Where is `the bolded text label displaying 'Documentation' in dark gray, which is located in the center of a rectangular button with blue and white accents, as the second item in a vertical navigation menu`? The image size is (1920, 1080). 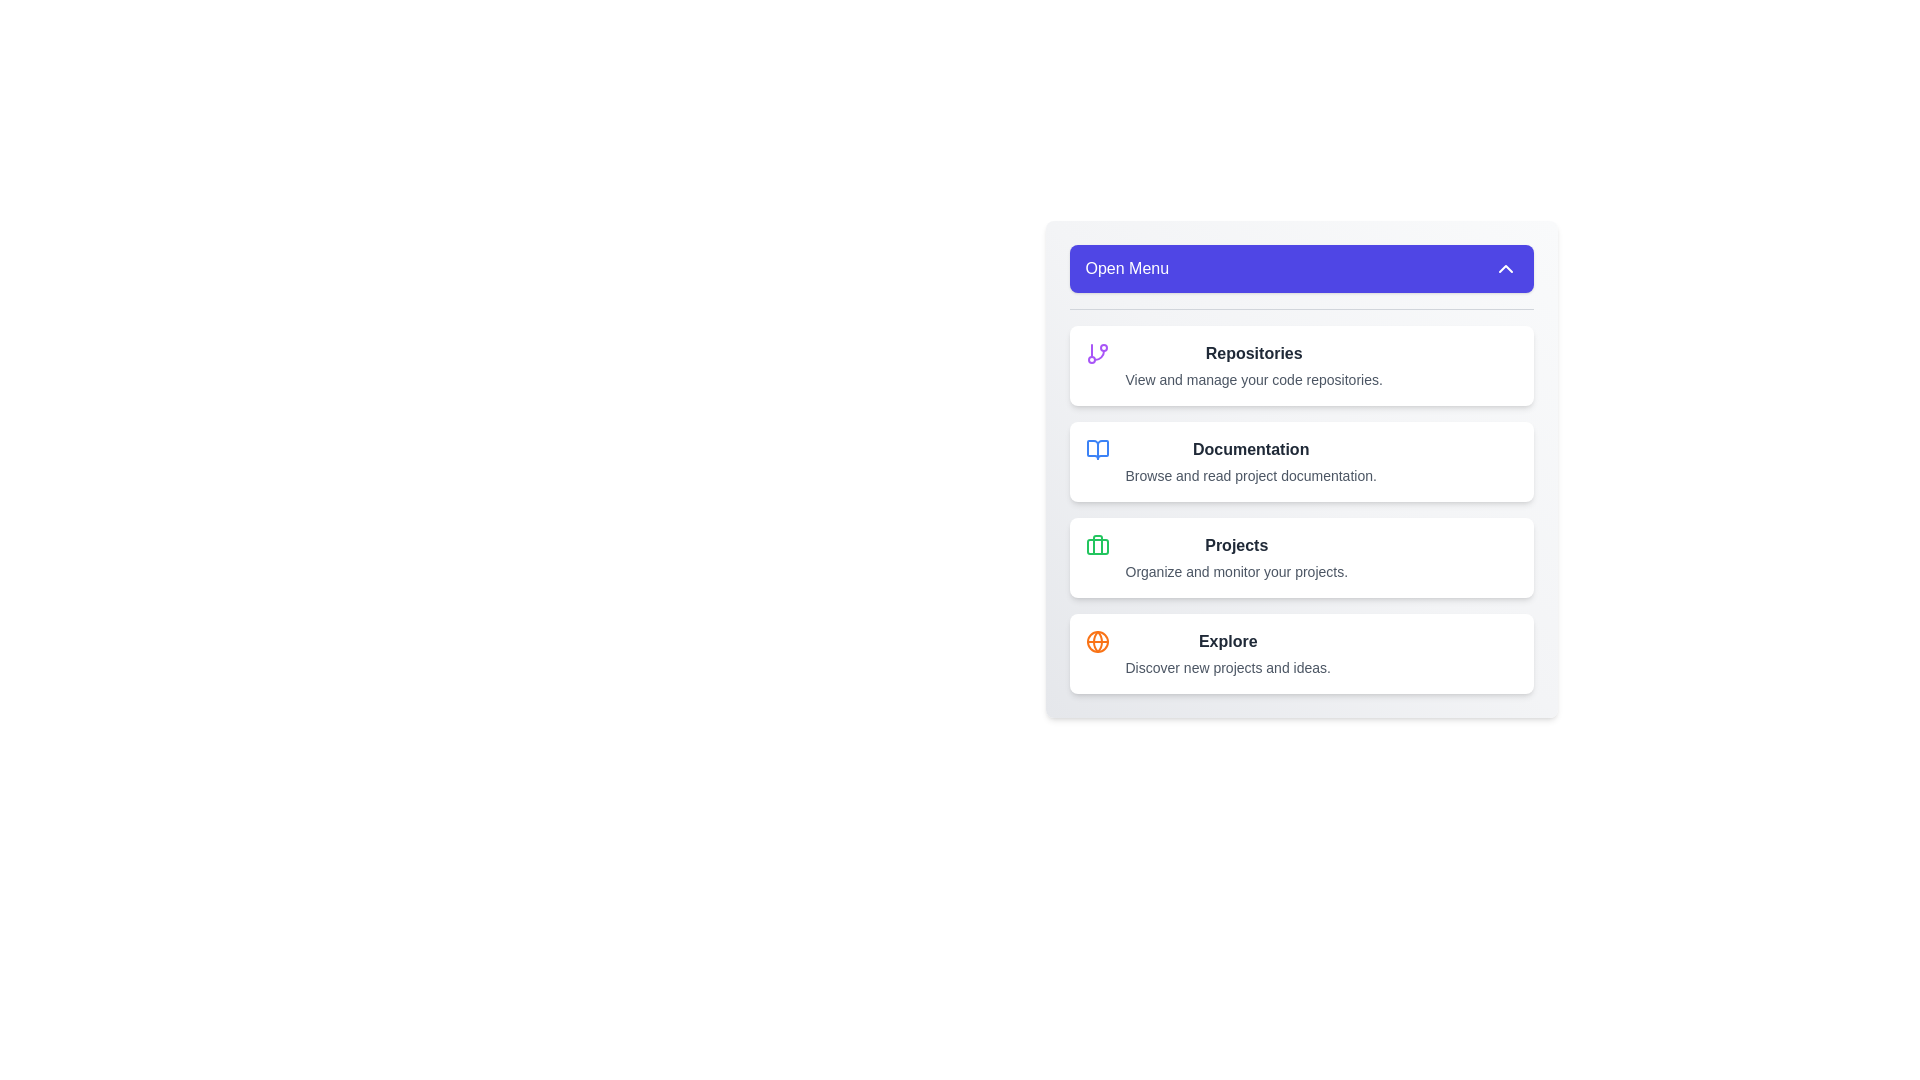 the bolded text label displaying 'Documentation' in dark gray, which is located in the center of a rectangular button with blue and white accents, as the second item in a vertical navigation menu is located at coordinates (1250, 450).